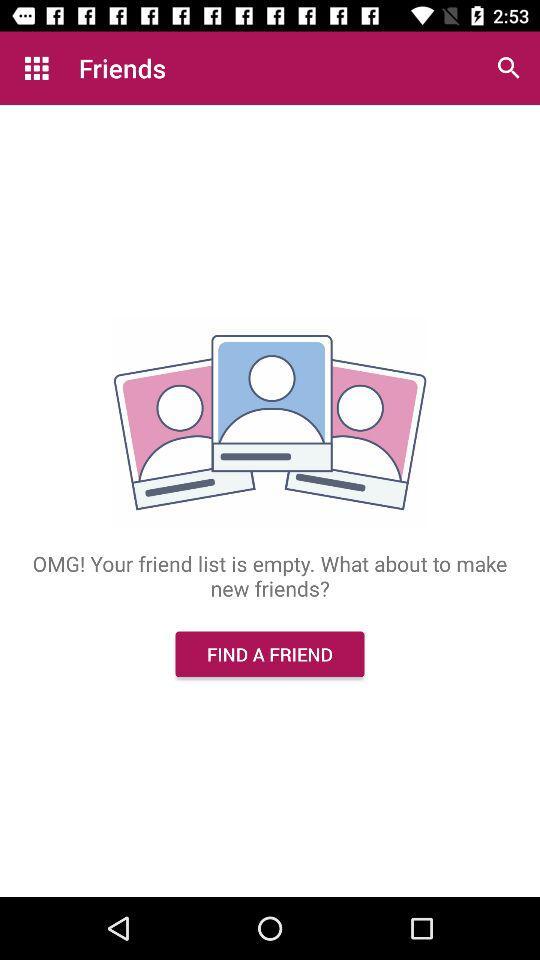 Image resolution: width=540 pixels, height=960 pixels. What do you see at coordinates (508, 68) in the screenshot?
I see `item at the top right corner` at bounding box center [508, 68].